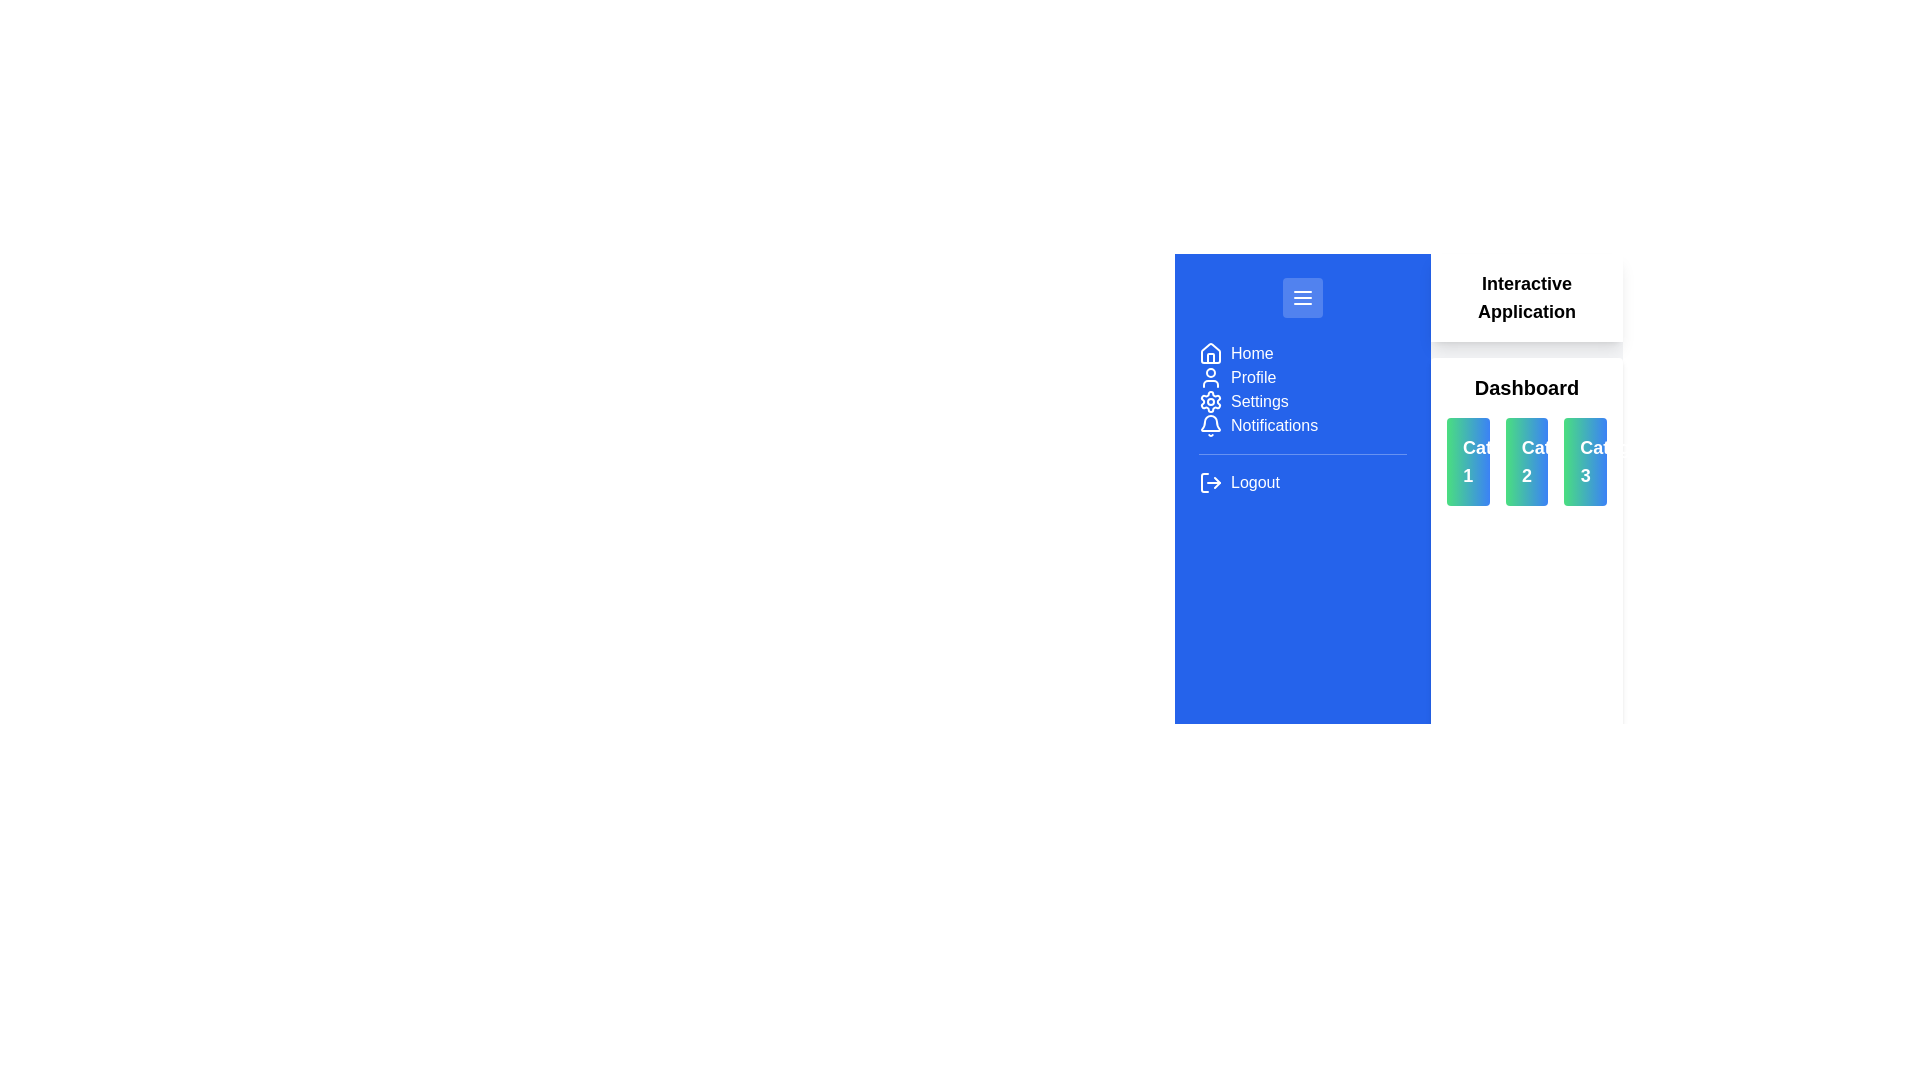  Describe the element at coordinates (1209, 353) in the screenshot. I see `the house icon in the navigation menu on the left side of the interface, which is situated under the 'Home' section and to the left of the 'Home' text` at that location.